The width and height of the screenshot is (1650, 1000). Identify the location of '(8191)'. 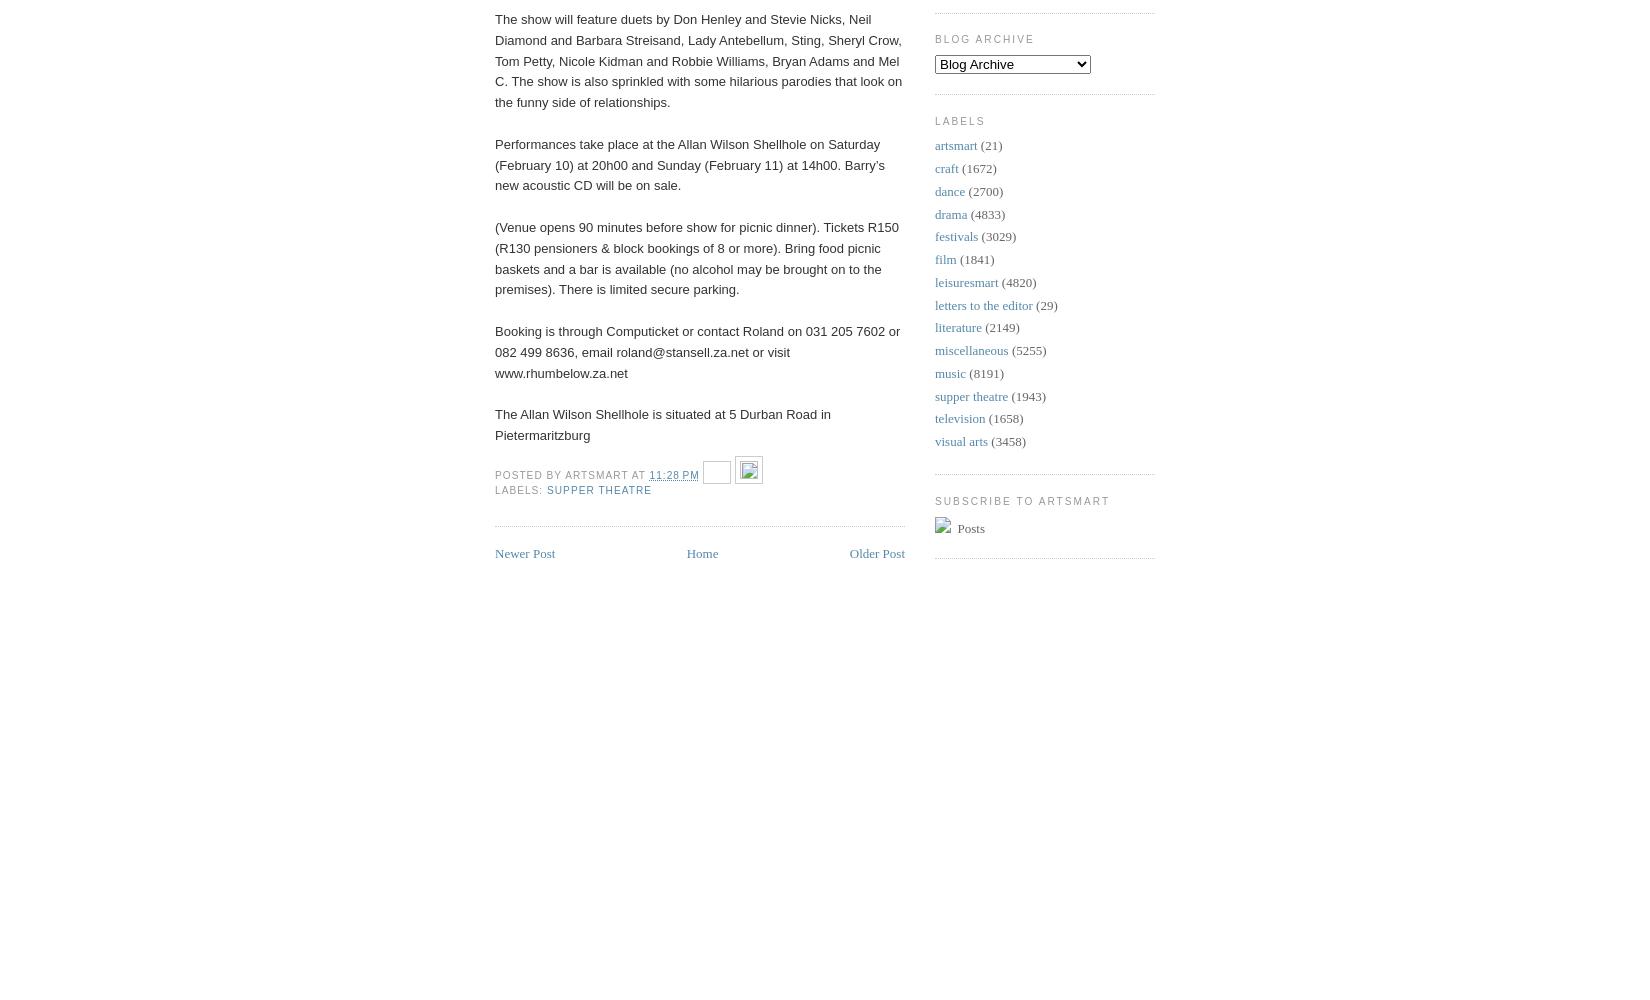
(969, 371).